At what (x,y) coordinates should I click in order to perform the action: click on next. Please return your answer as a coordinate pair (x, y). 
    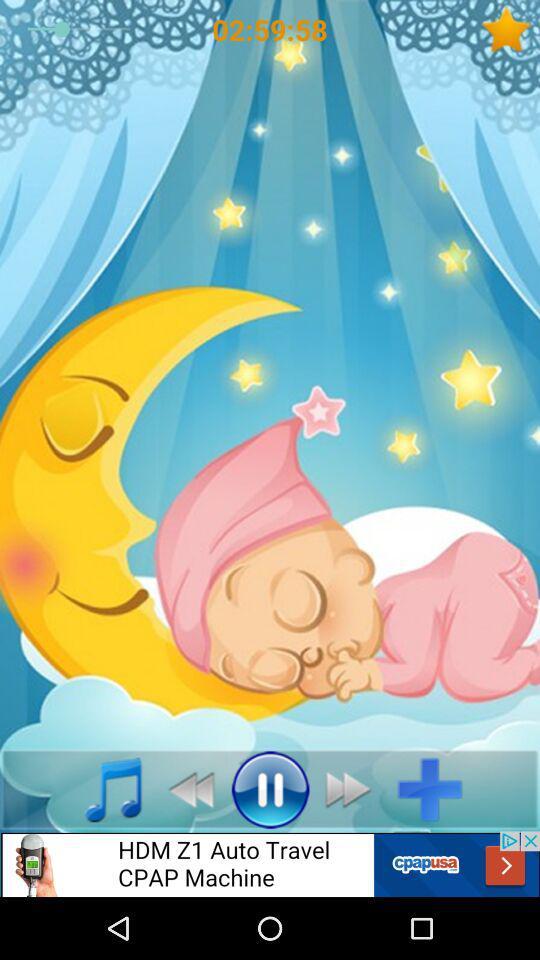
    Looking at the image, I should click on (353, 789).